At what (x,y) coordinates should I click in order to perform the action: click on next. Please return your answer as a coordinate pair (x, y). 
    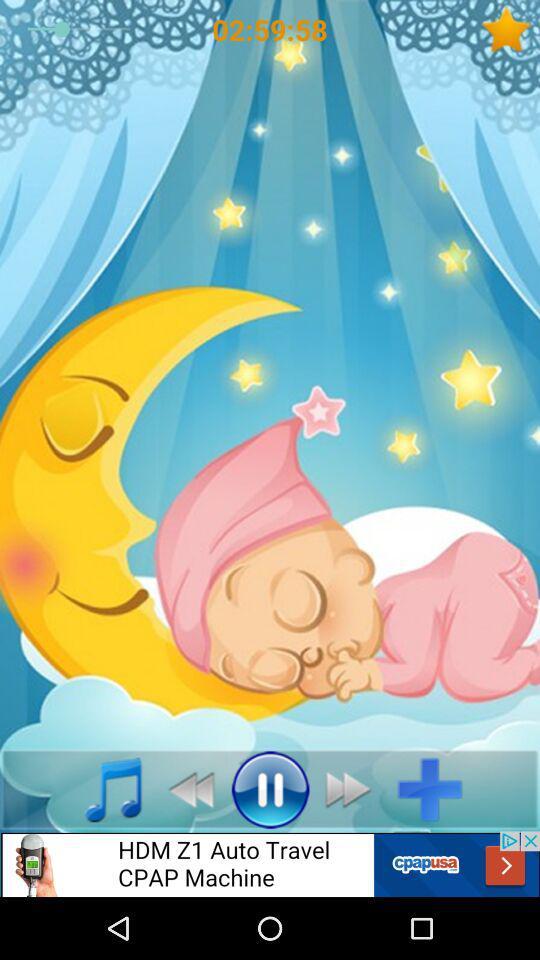
    Looking at the image, I should click on (353, 789).